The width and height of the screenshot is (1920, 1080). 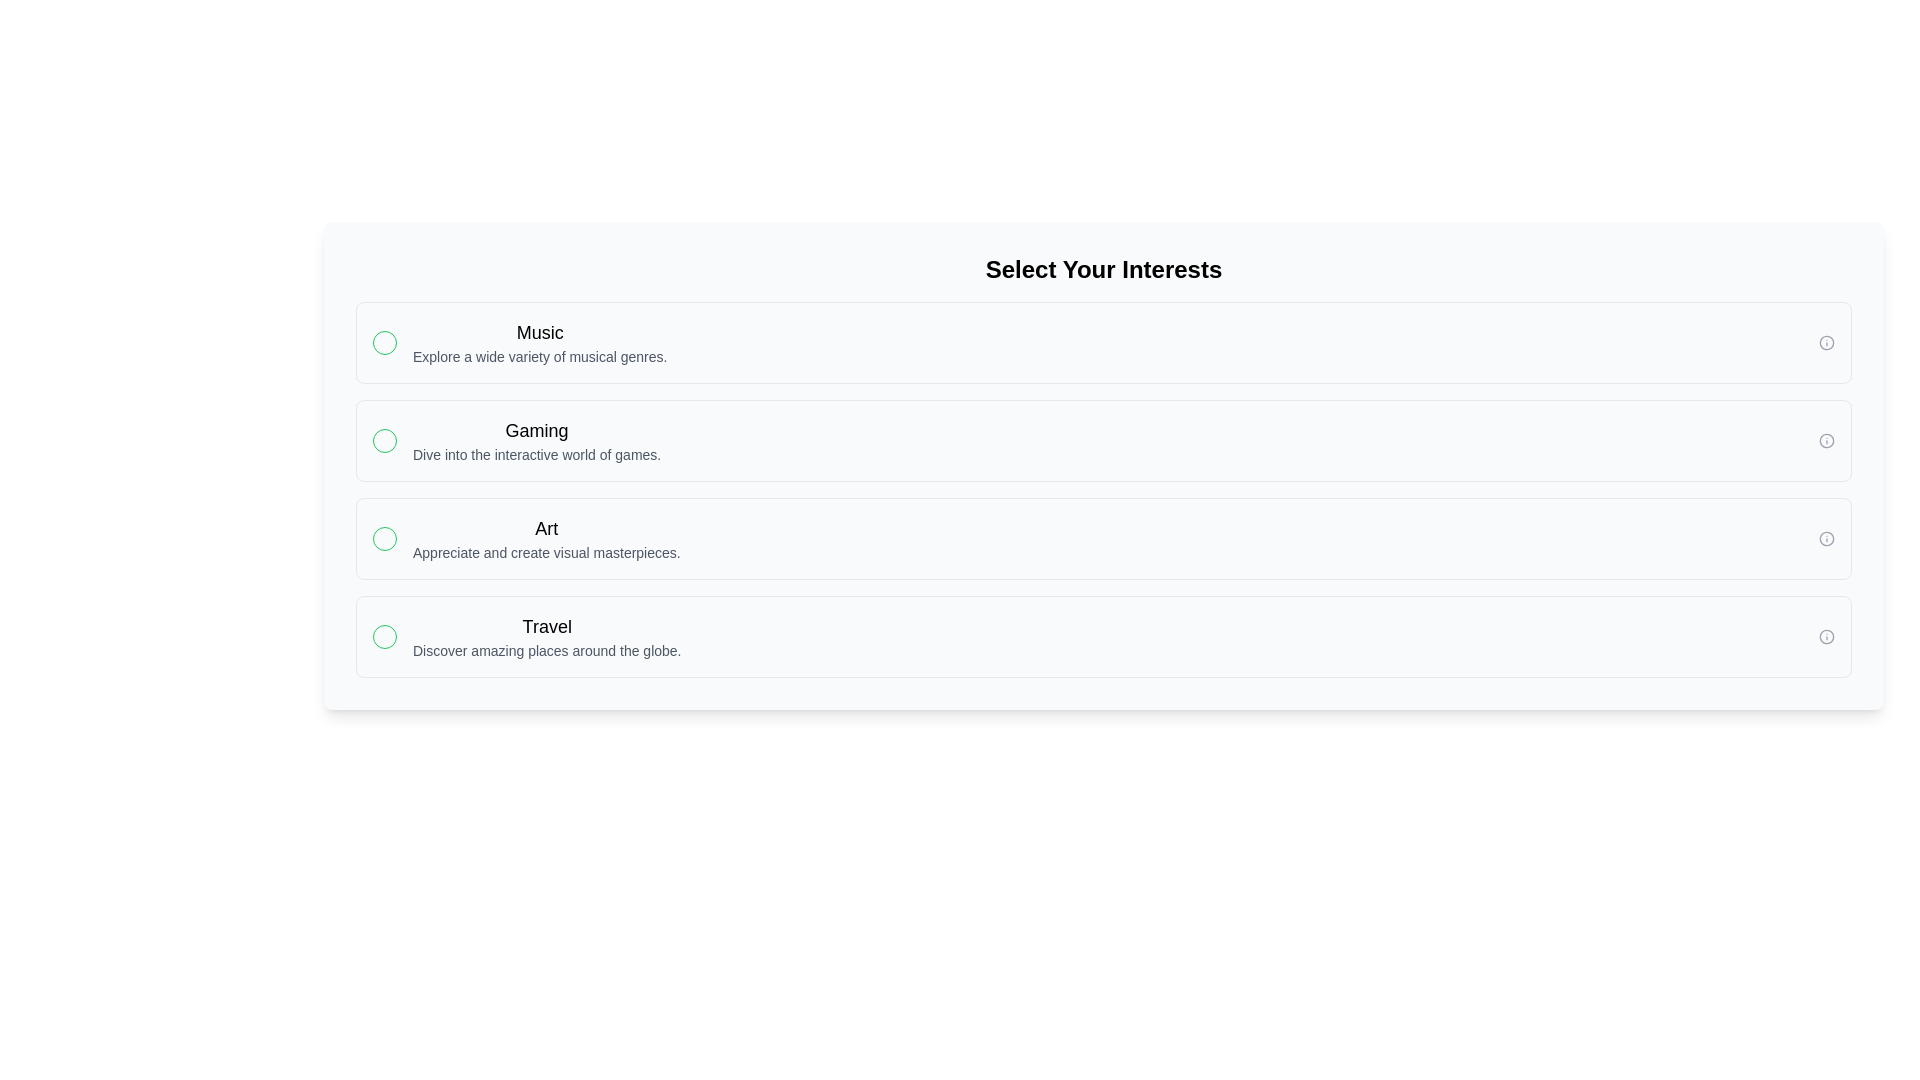 I want to click on the option corresponding to Art to select it, so click(x=1103, y=538).